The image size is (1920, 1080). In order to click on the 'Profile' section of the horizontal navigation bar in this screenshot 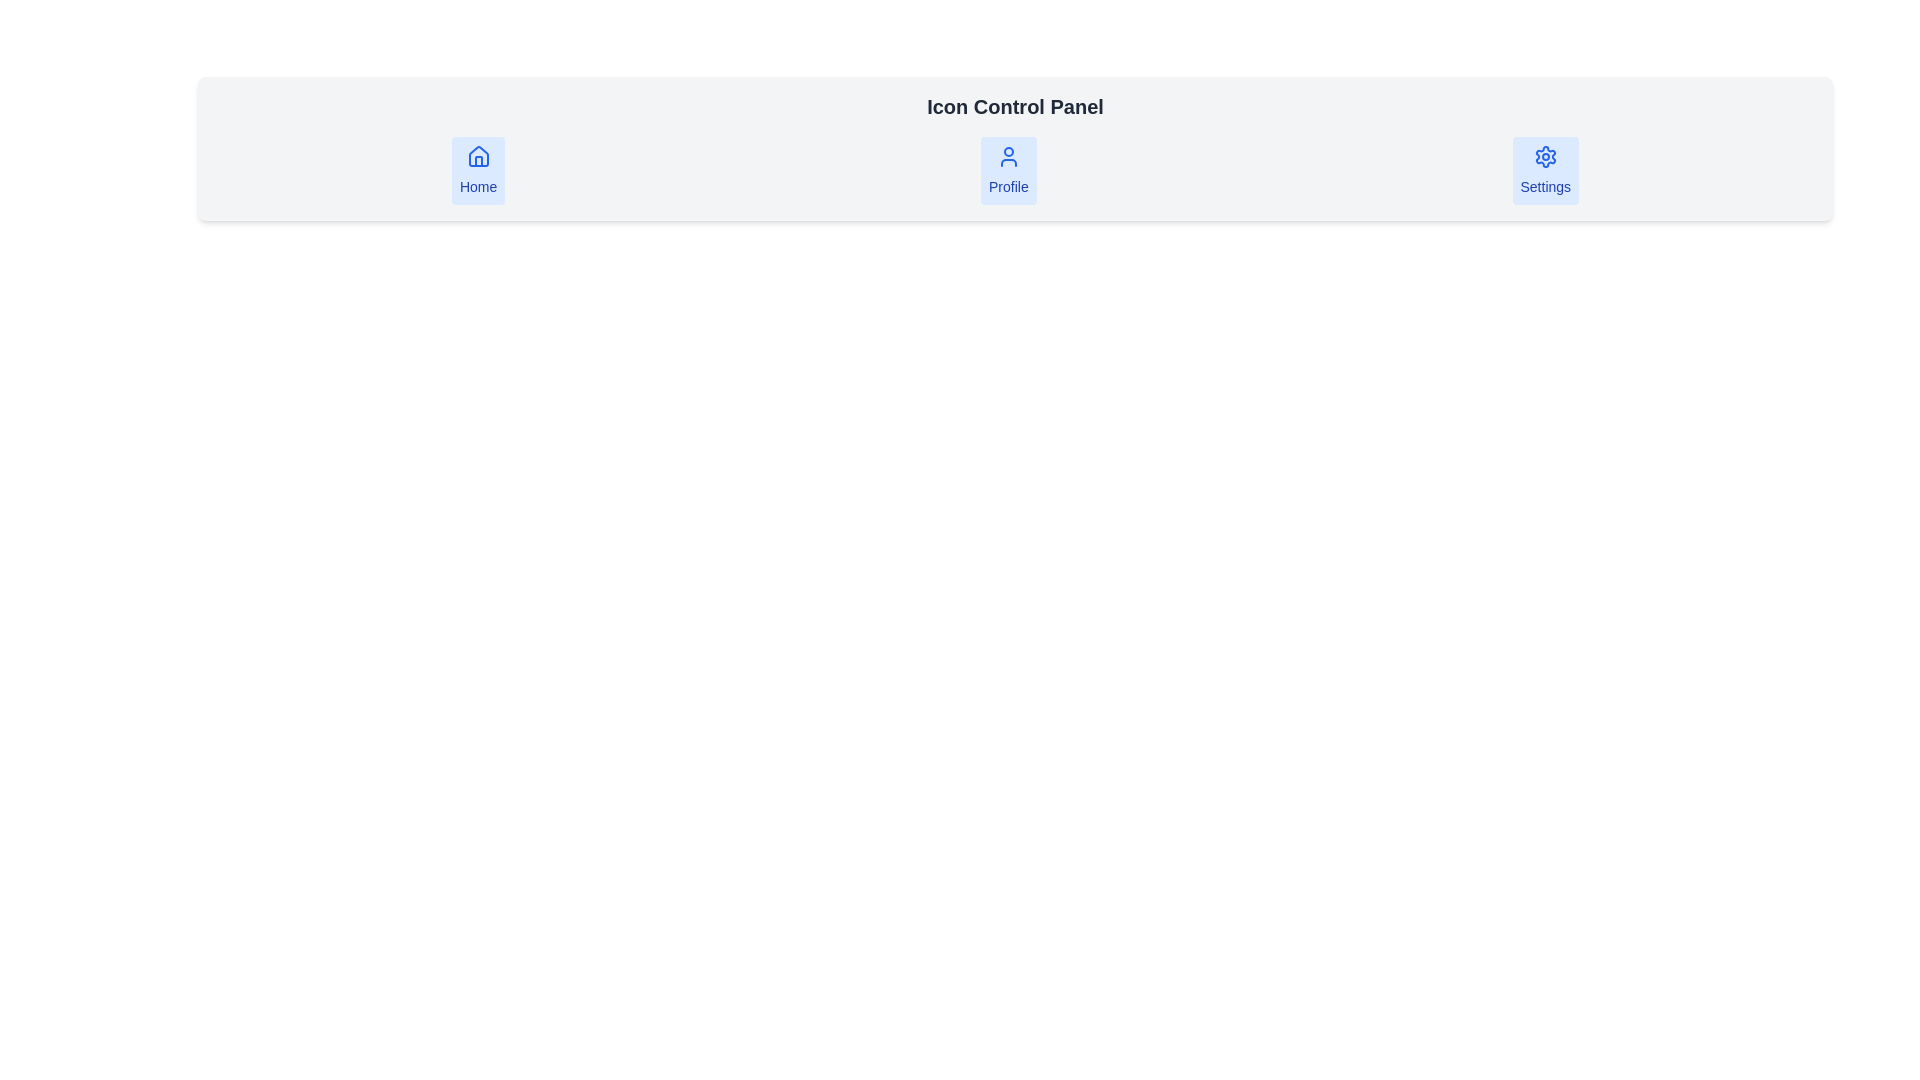, I will do `click(1015, 169)`.